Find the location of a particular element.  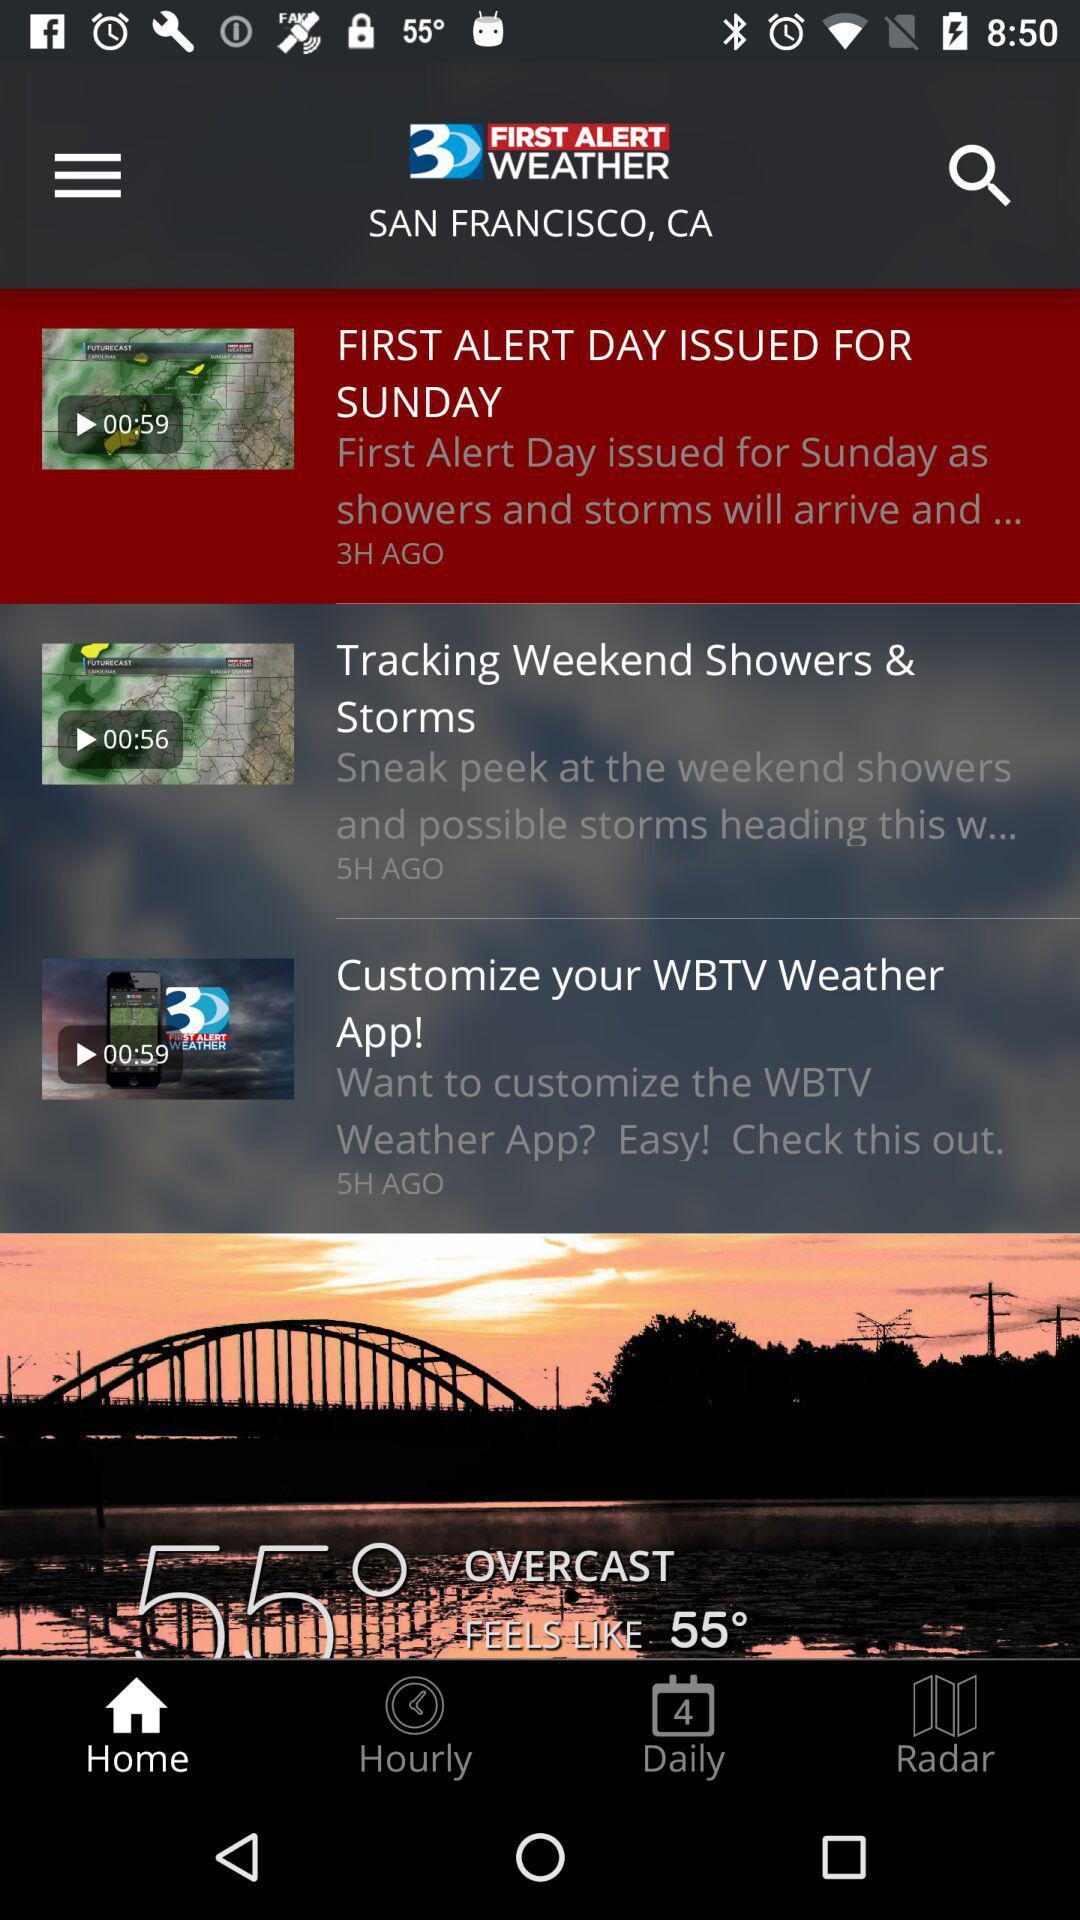

the radio button at the bottom right corner is located at coordinates (945, 1726).